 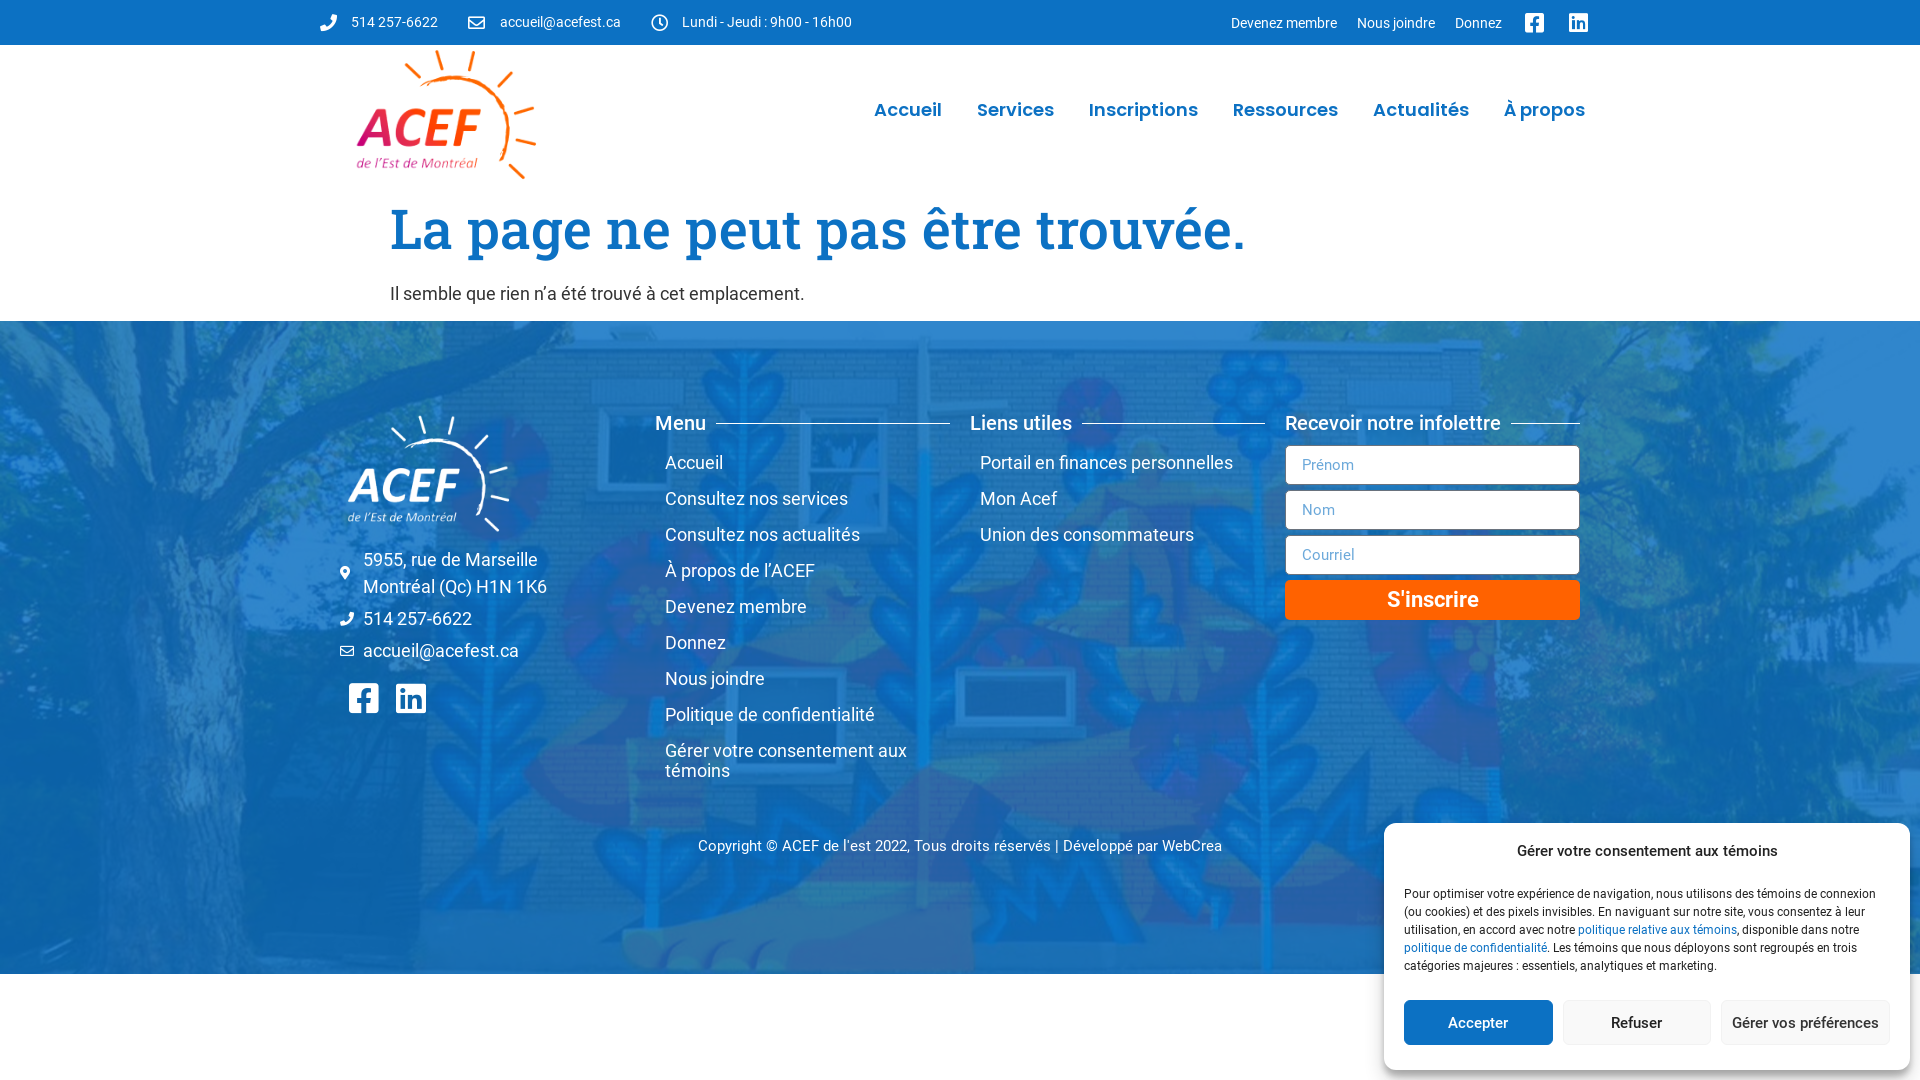 What do you see at coordinates (543, 22) in the screenshot?
I see `'accueil@acefest.ca'` at bounding box center [543, 22].